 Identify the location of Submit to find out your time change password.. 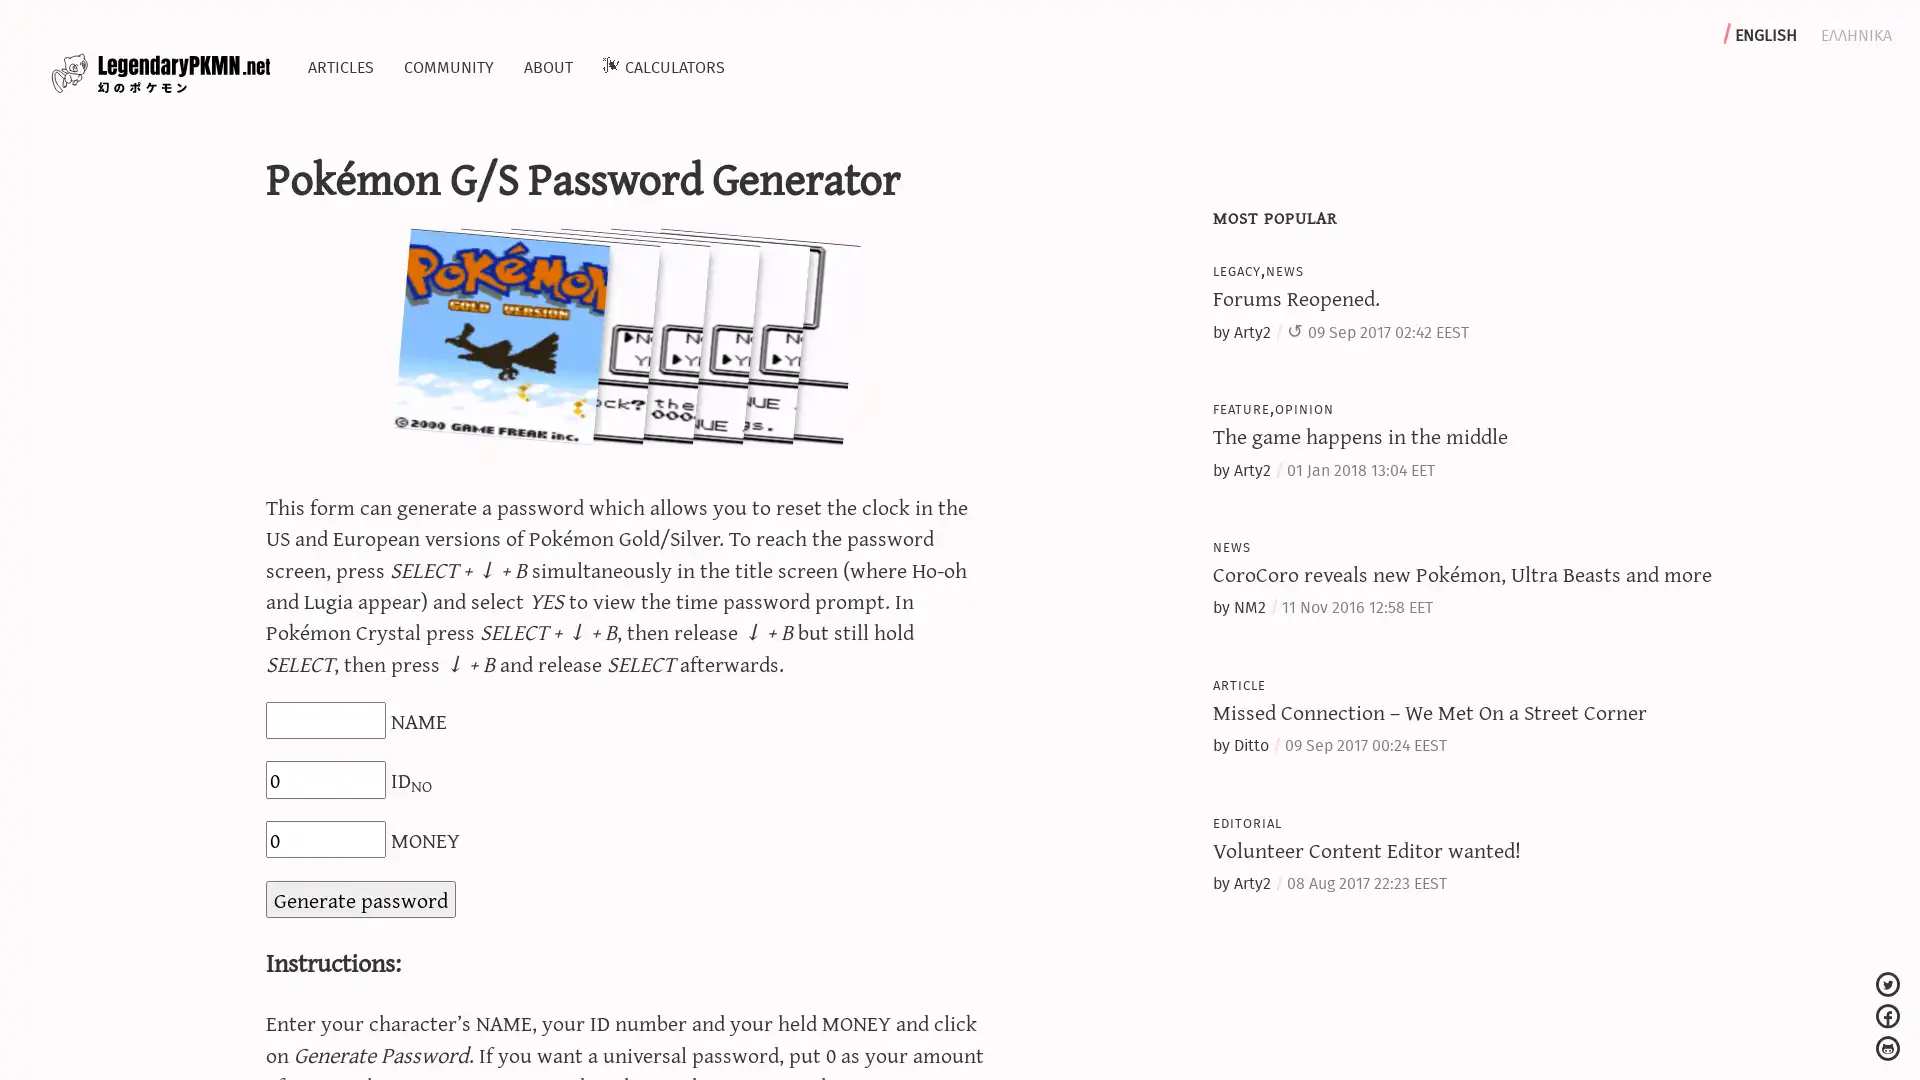
(360, 897).